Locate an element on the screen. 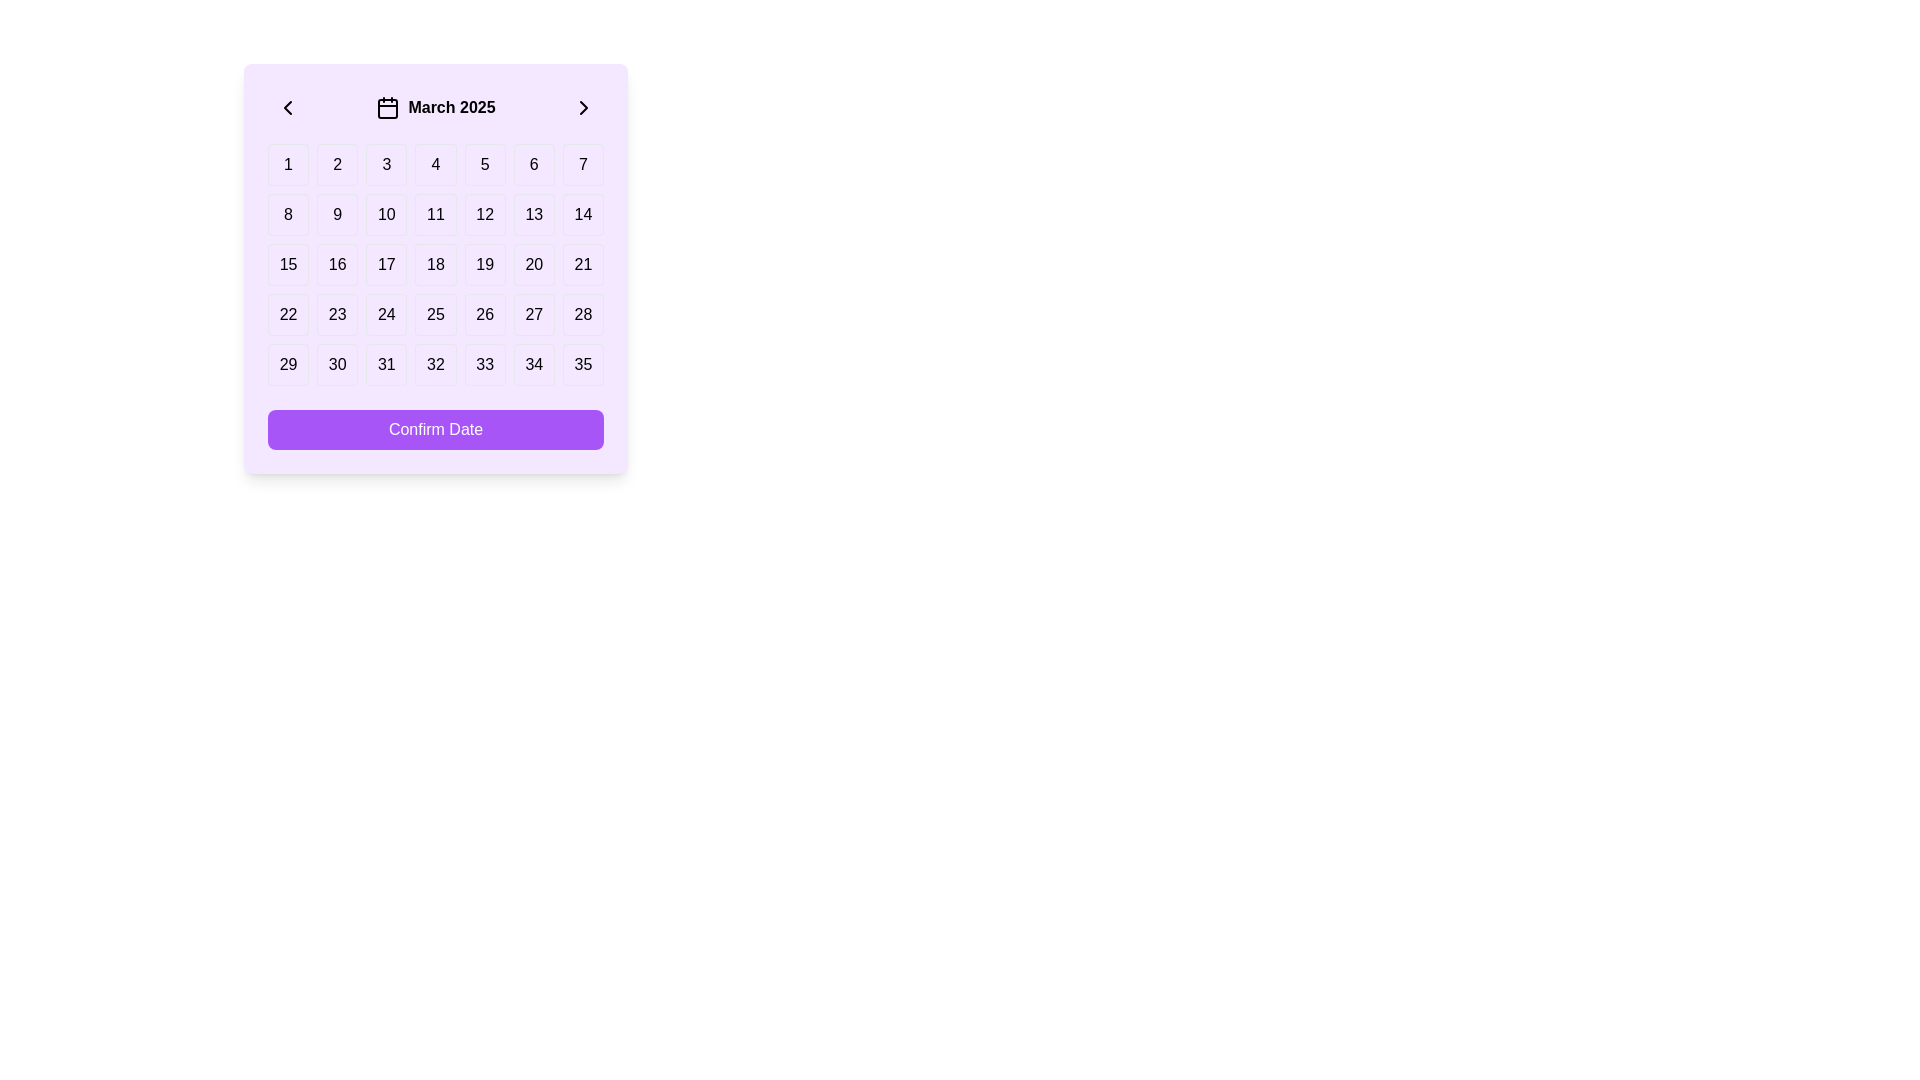  the date selection button for '23' in the calendar interface is located at coordinates (337, 315).